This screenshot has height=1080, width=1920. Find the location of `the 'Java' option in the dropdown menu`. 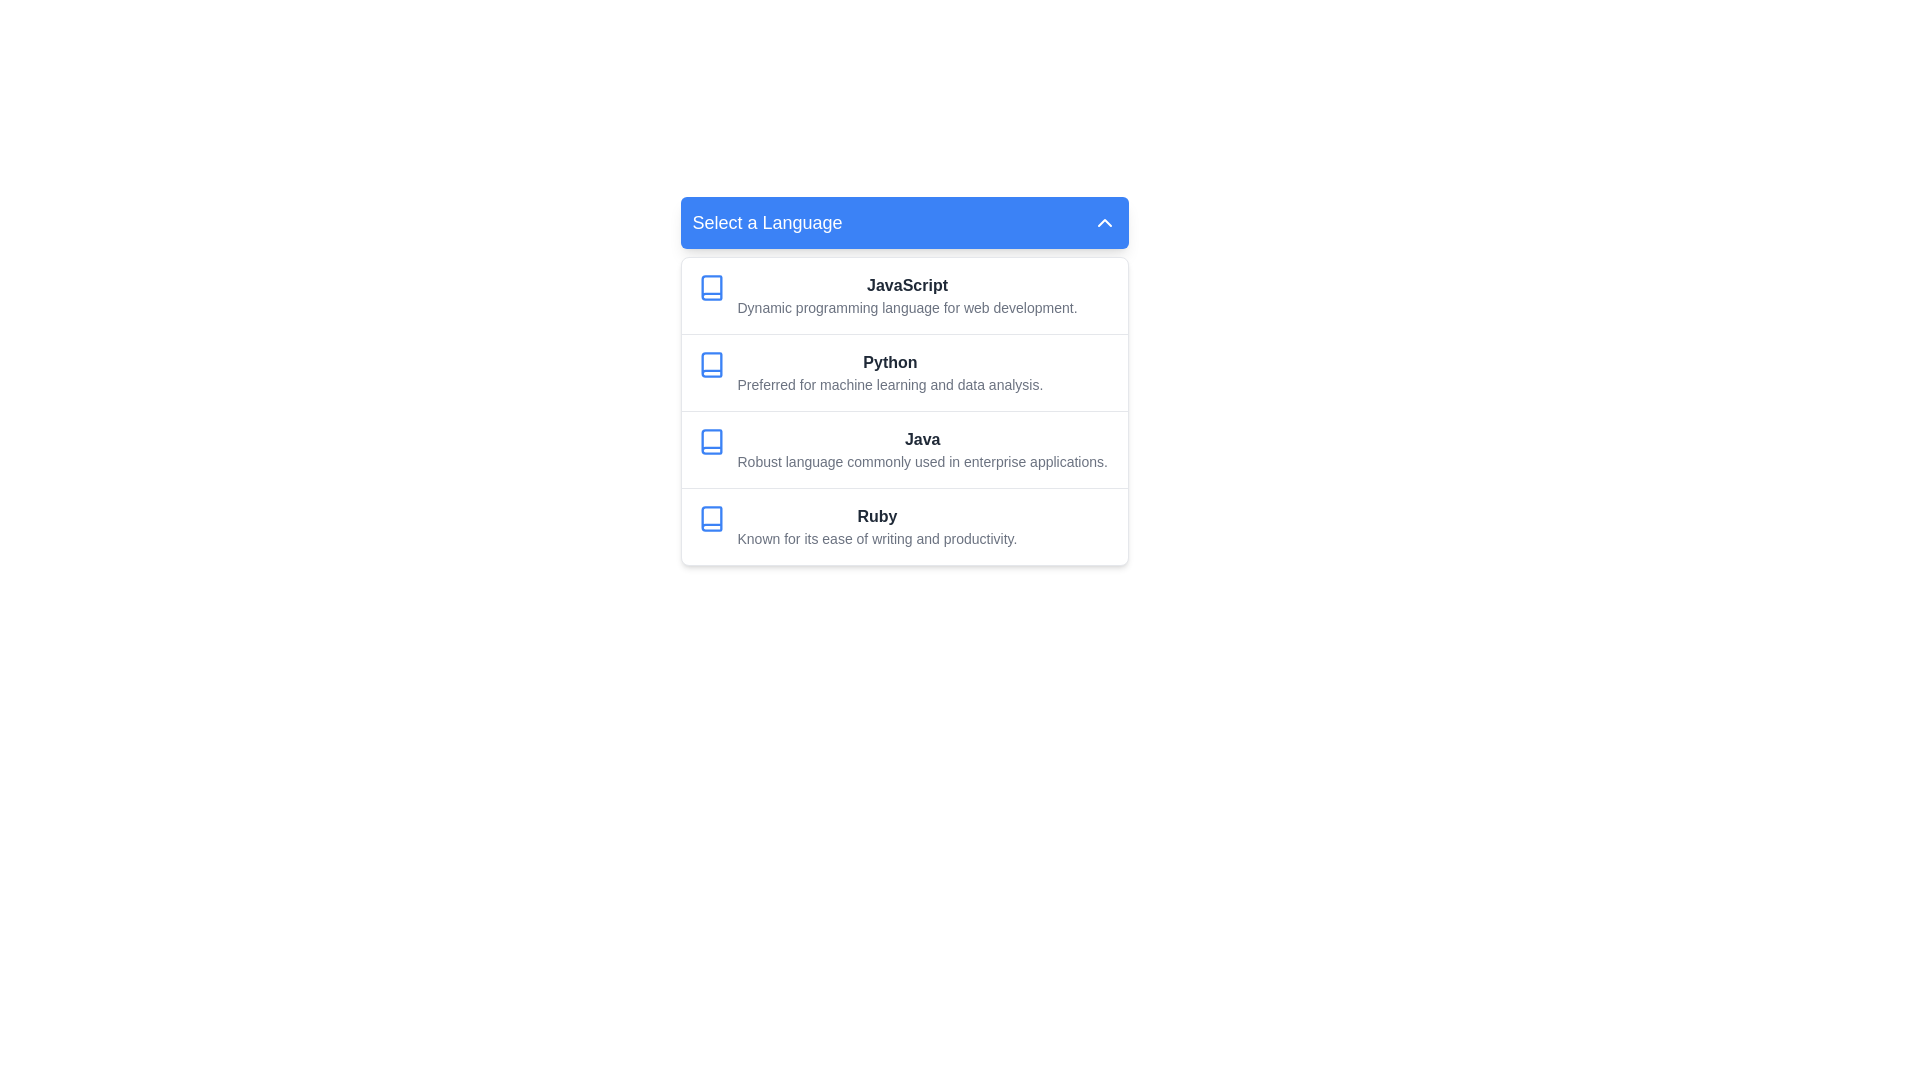

the 'Java' option in the dropdown menu is located at coordinates (921, 438).